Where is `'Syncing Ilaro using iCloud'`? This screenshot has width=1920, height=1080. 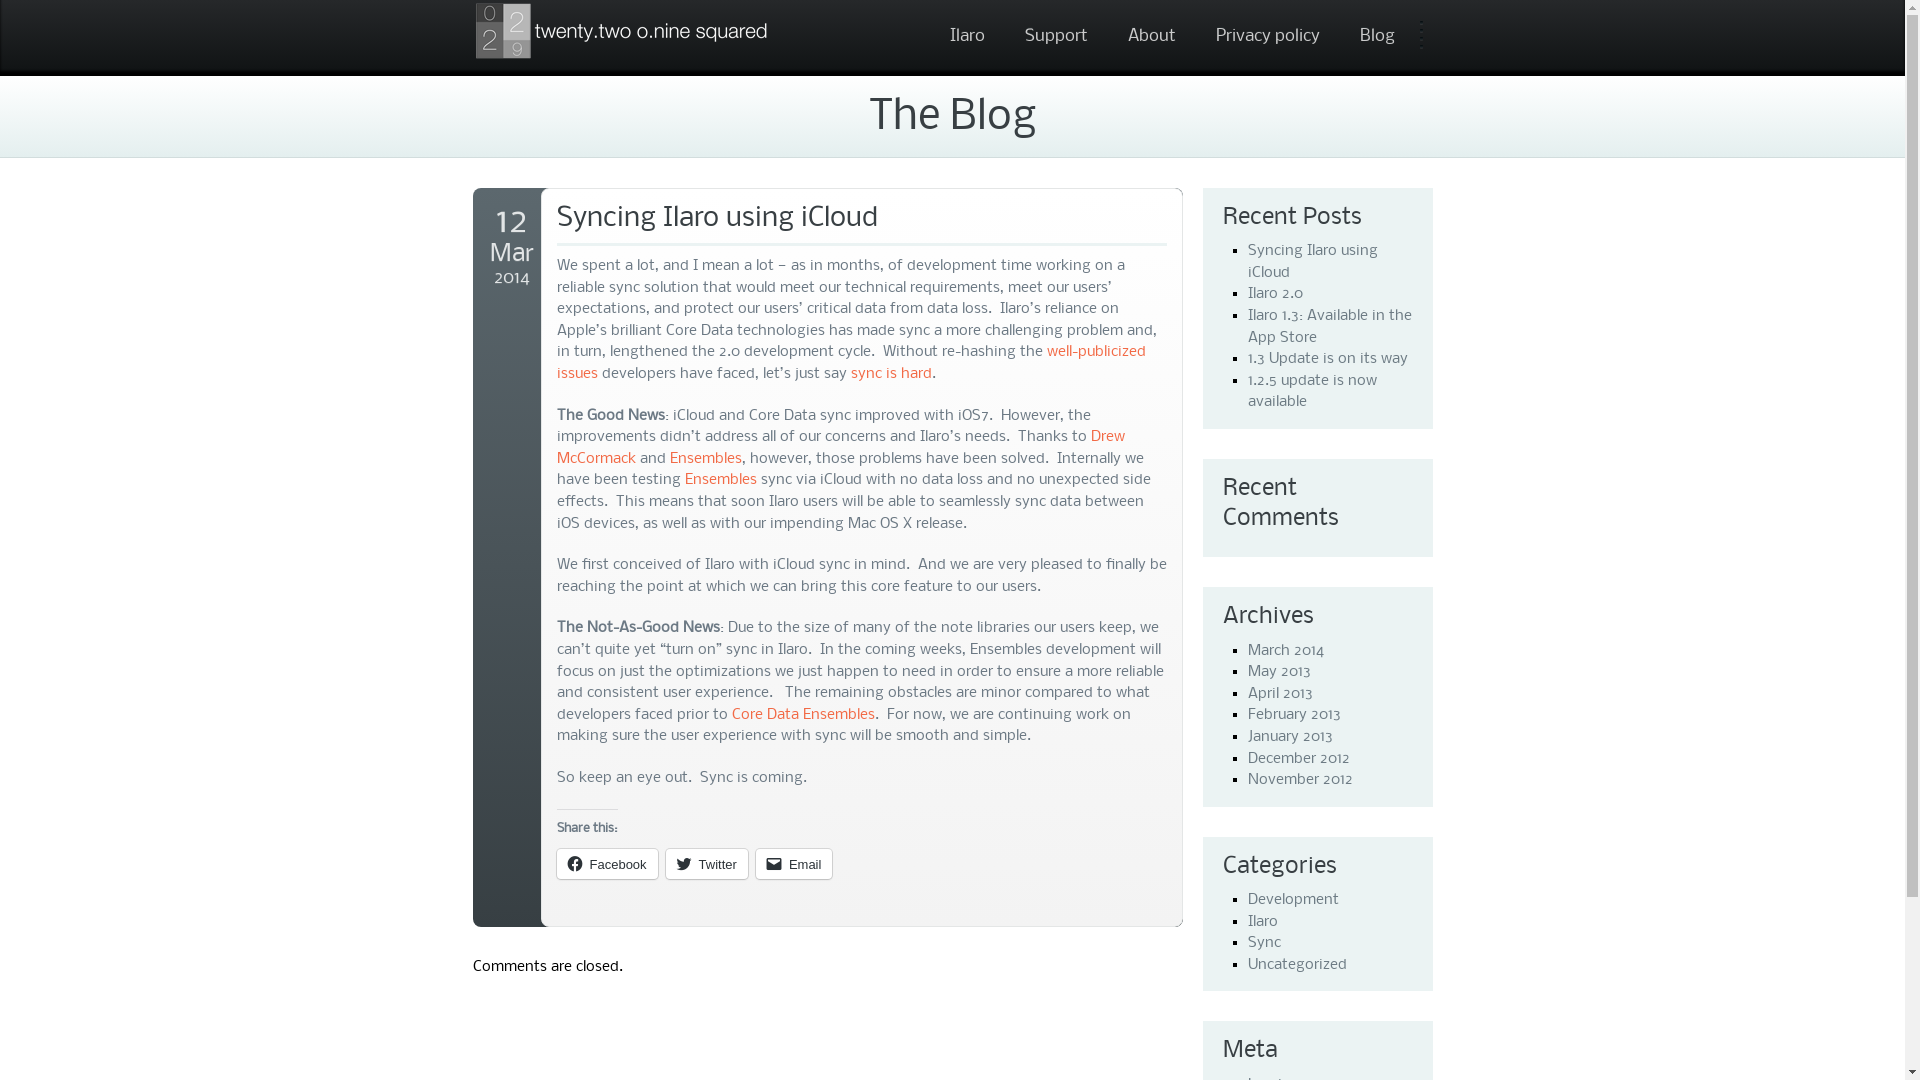 'Syncing Ilaro using iCloud' is located at coordinates (1313, 261).